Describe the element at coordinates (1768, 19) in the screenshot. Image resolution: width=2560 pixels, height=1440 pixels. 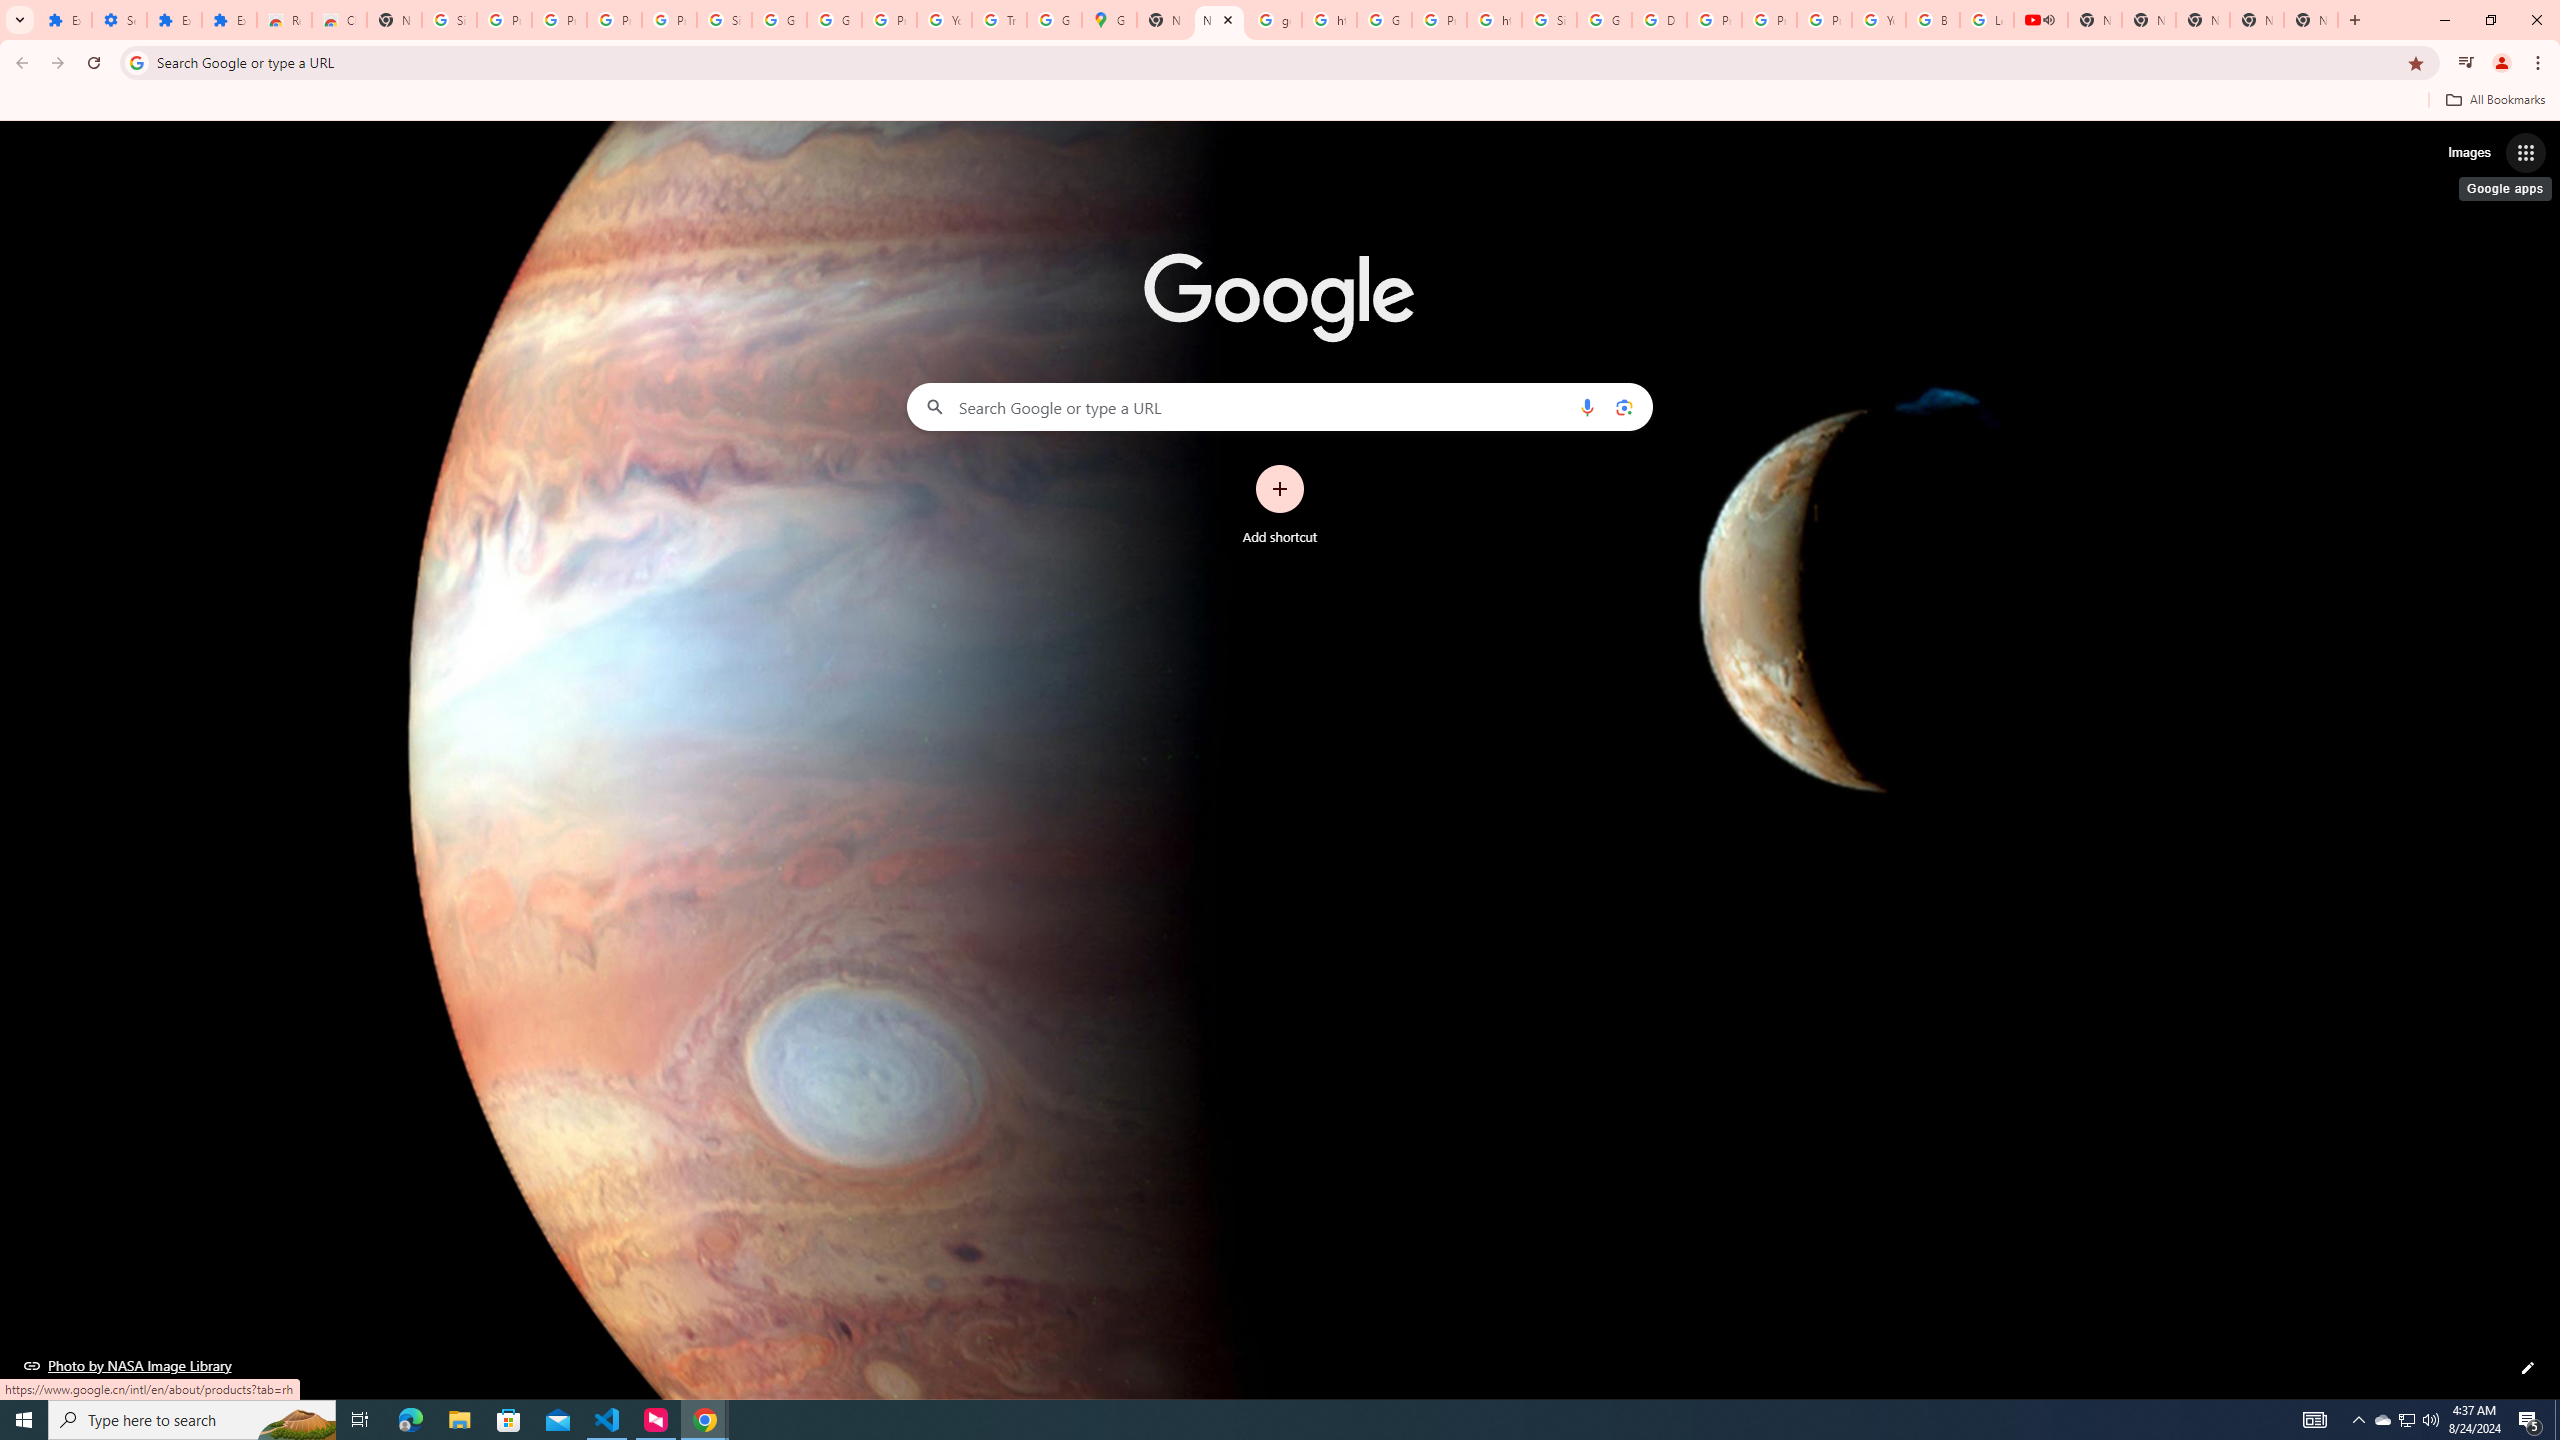
I see `'Privacy Help Center - Policies Help'` at that location.